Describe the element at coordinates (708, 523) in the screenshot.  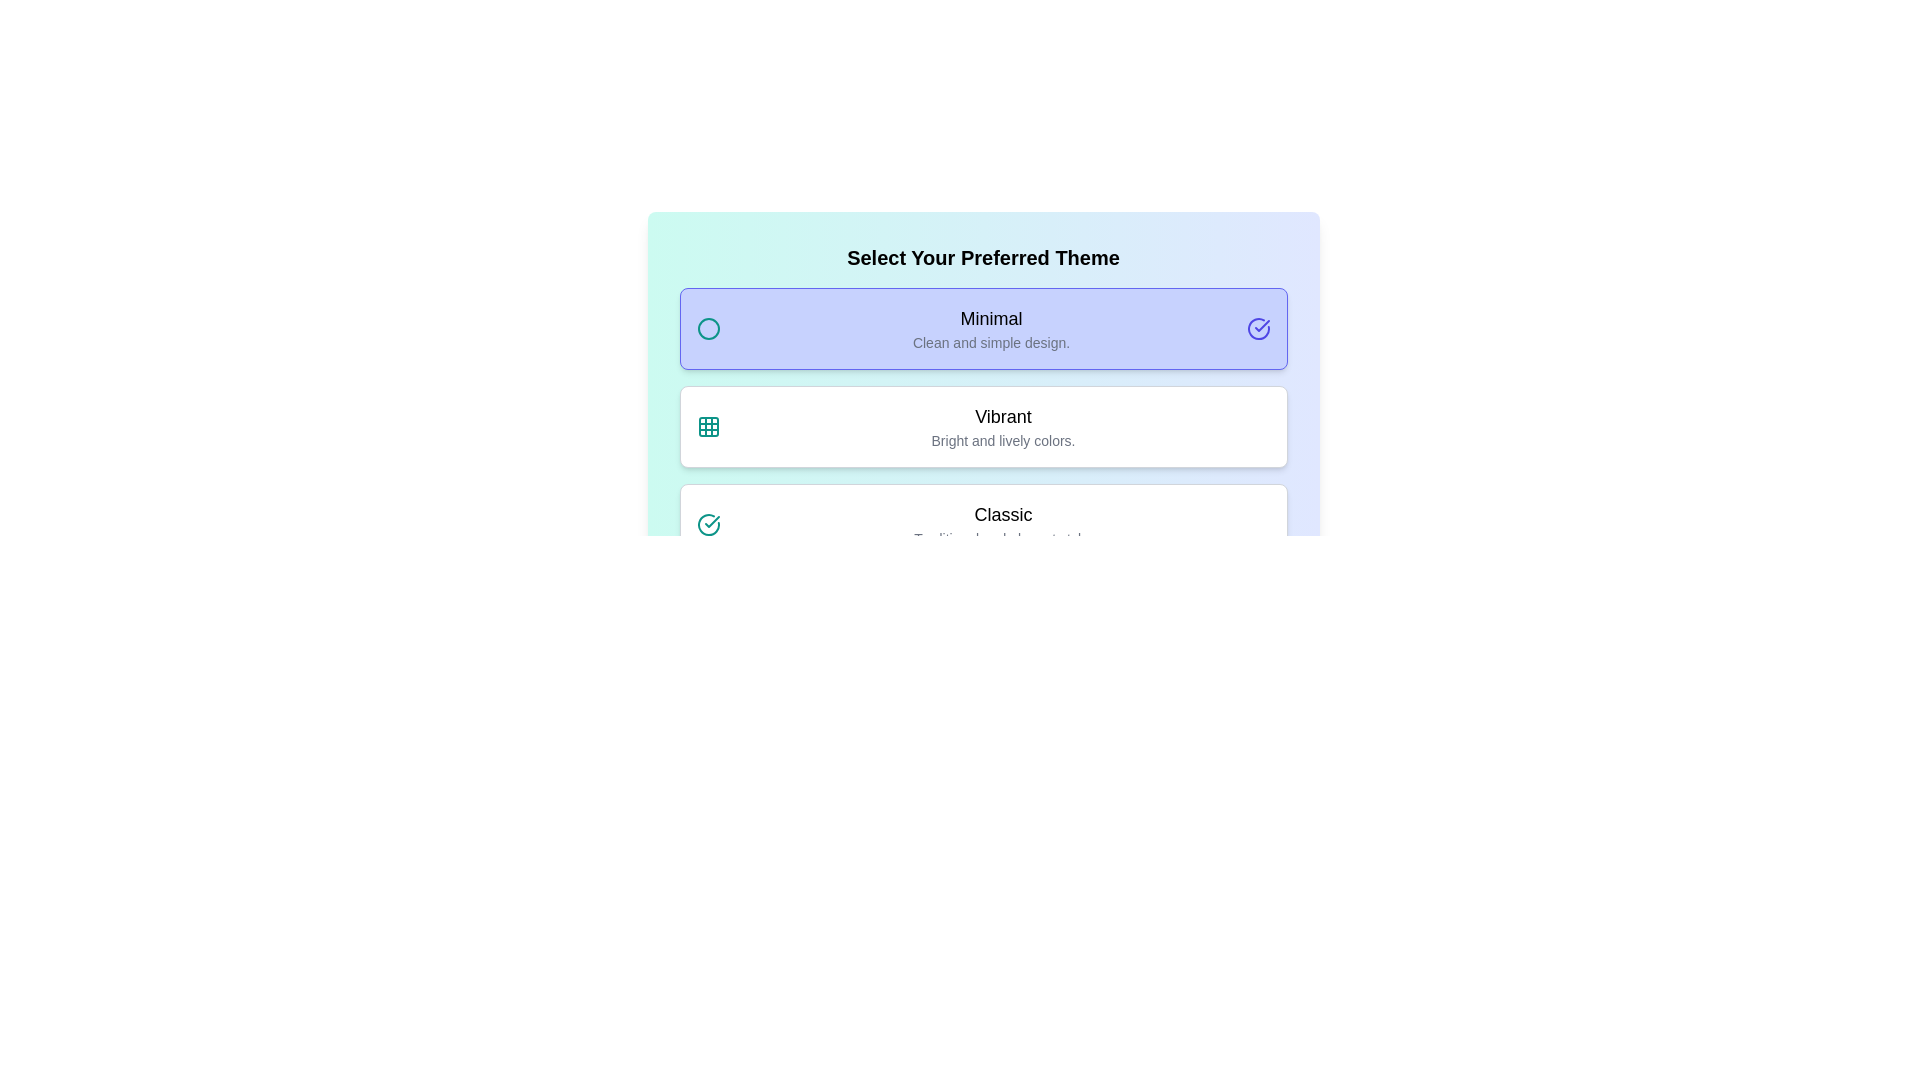
I see `the status of the selection icon representing the 'Classic' theme, which is the third card in the vertical list of theme options` at that location.